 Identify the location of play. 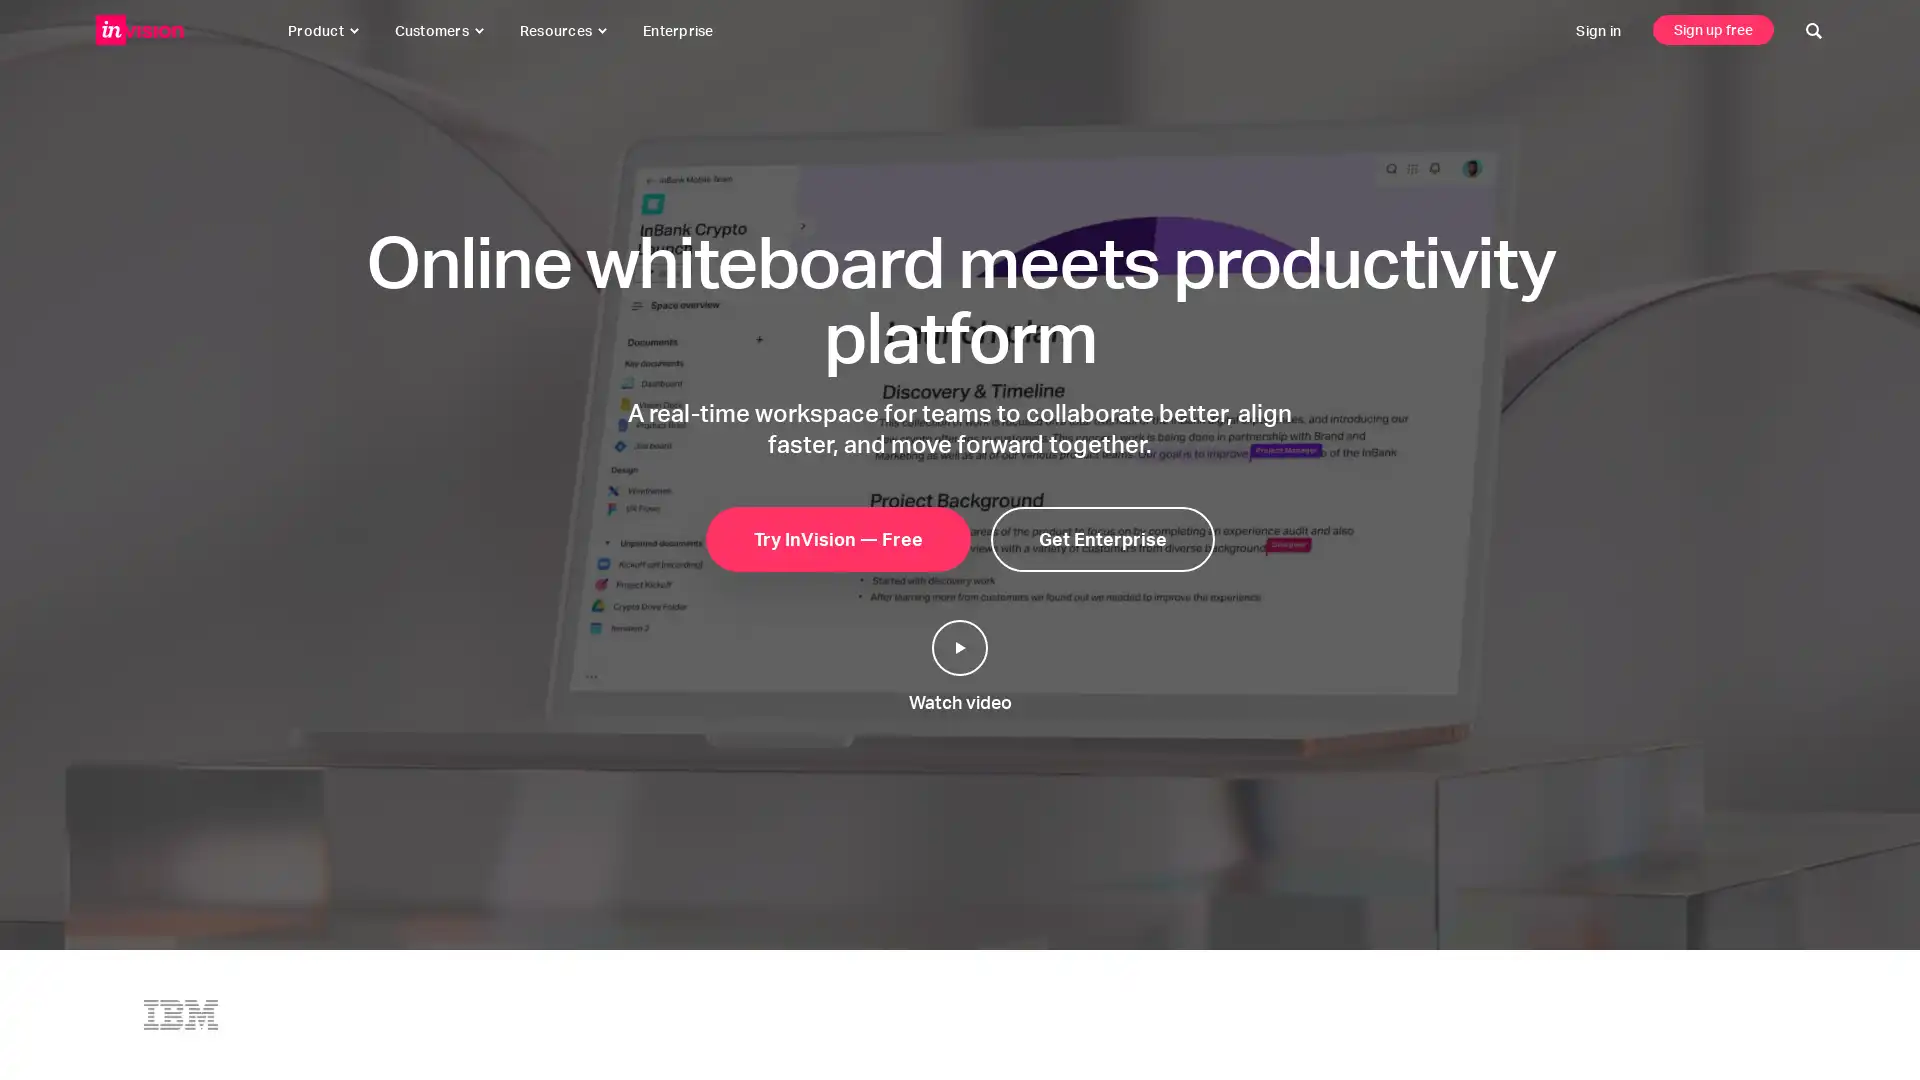
(960, 647).